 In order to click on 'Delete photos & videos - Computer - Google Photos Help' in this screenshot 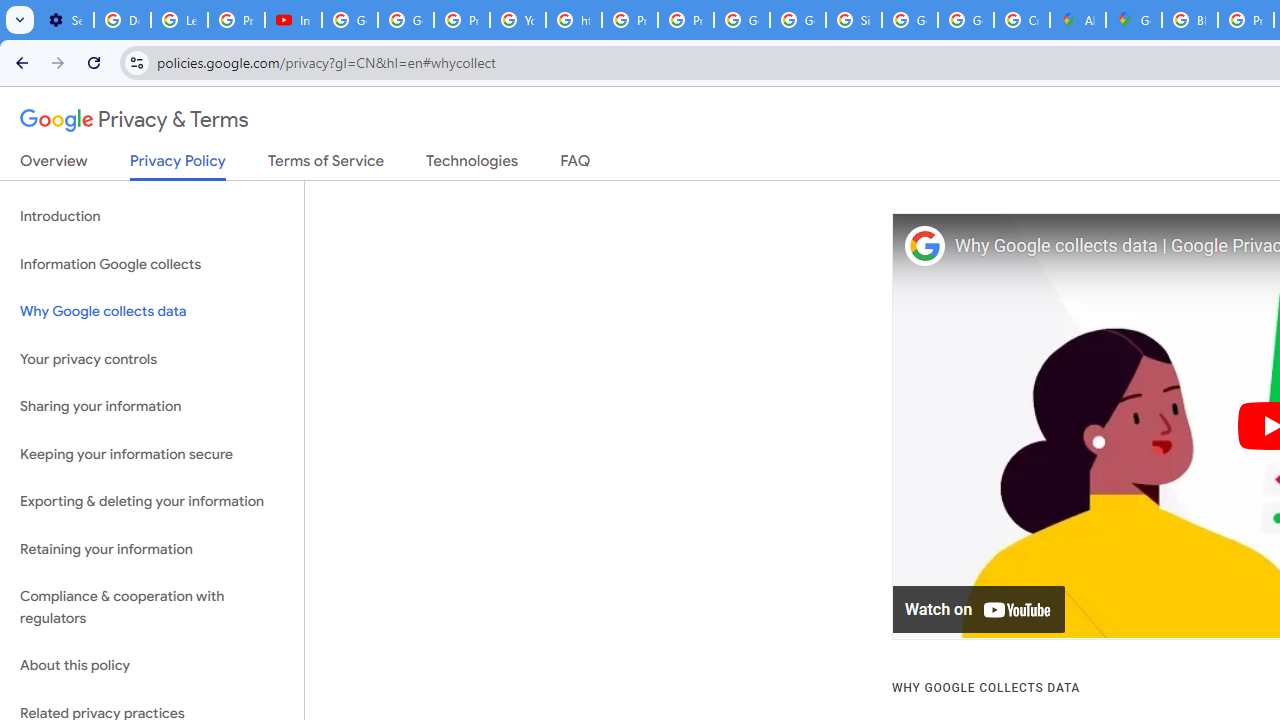, I will do `click(121, 20)`.